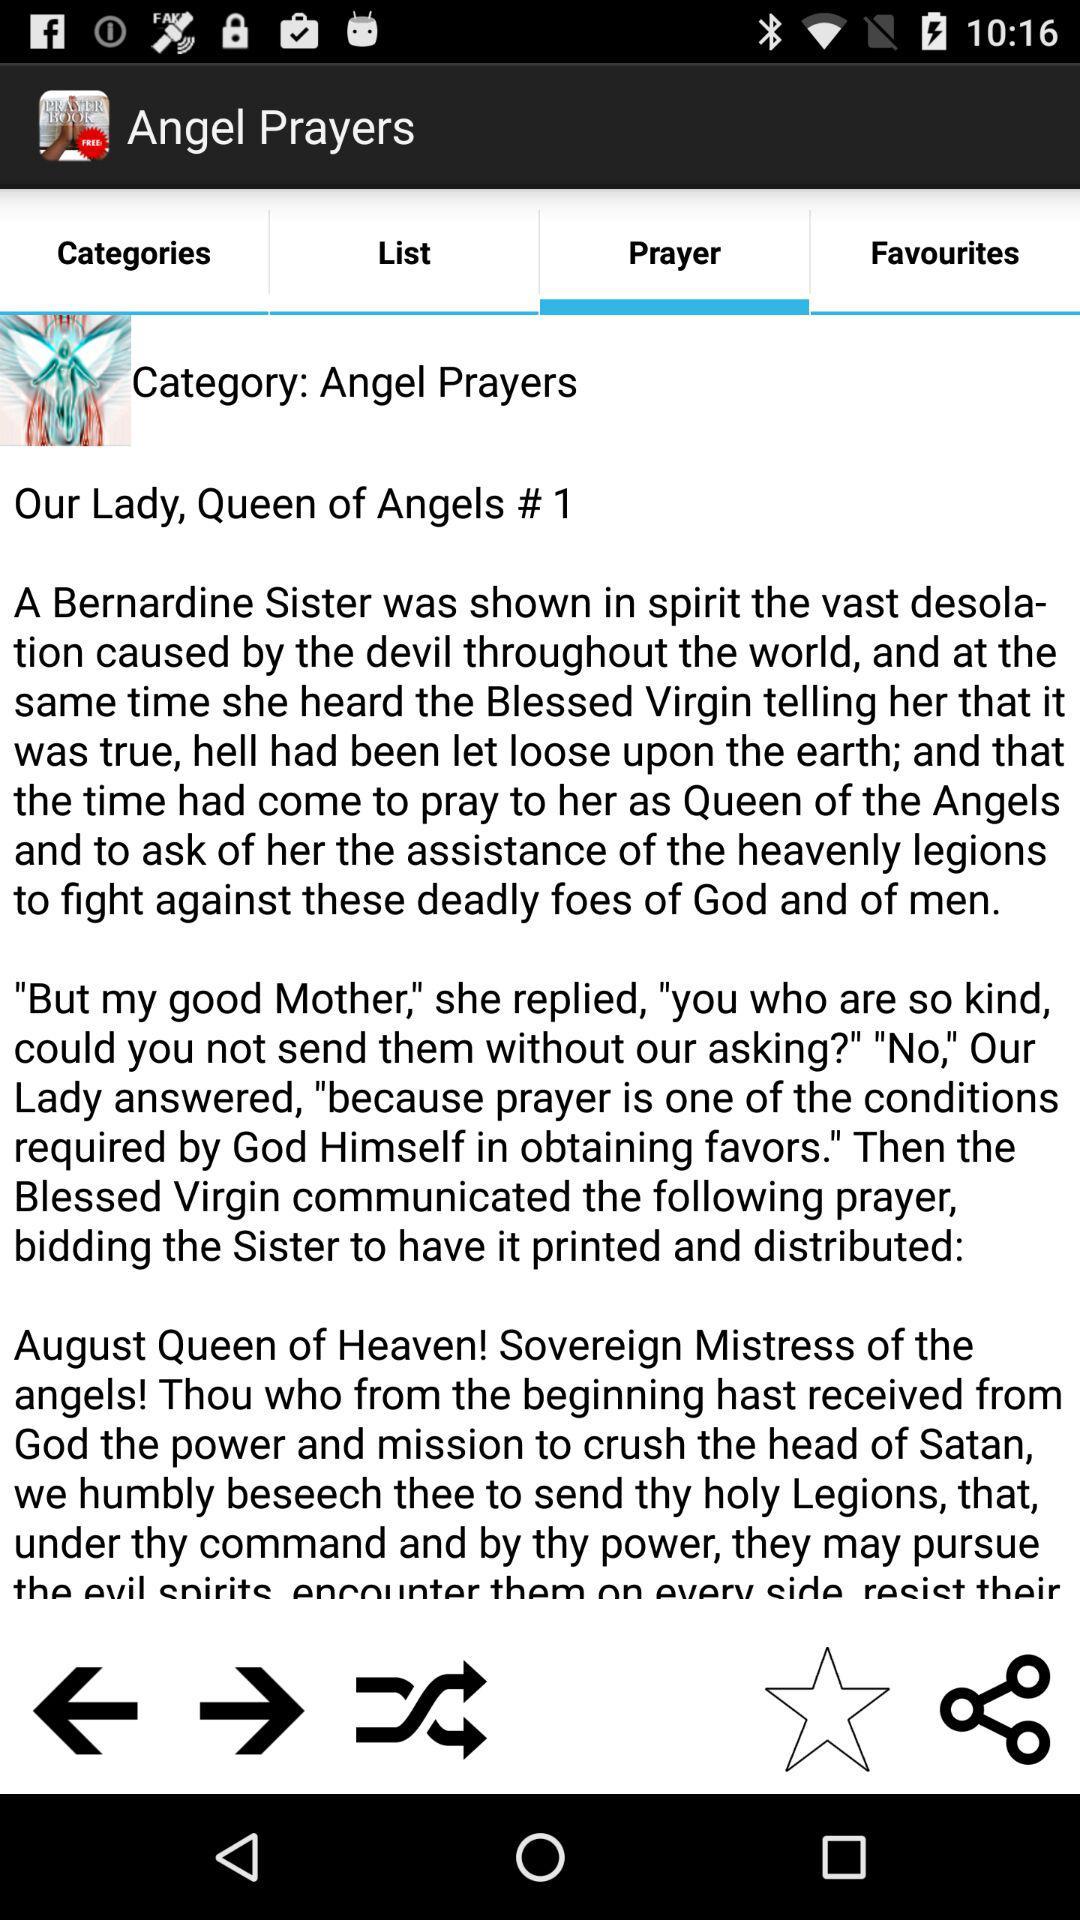 This screenshot has width=1080, height=1920. Describe the element at coordinates (826, 1708) in the screenshot. I see `the app below our lady queen app` at that location.